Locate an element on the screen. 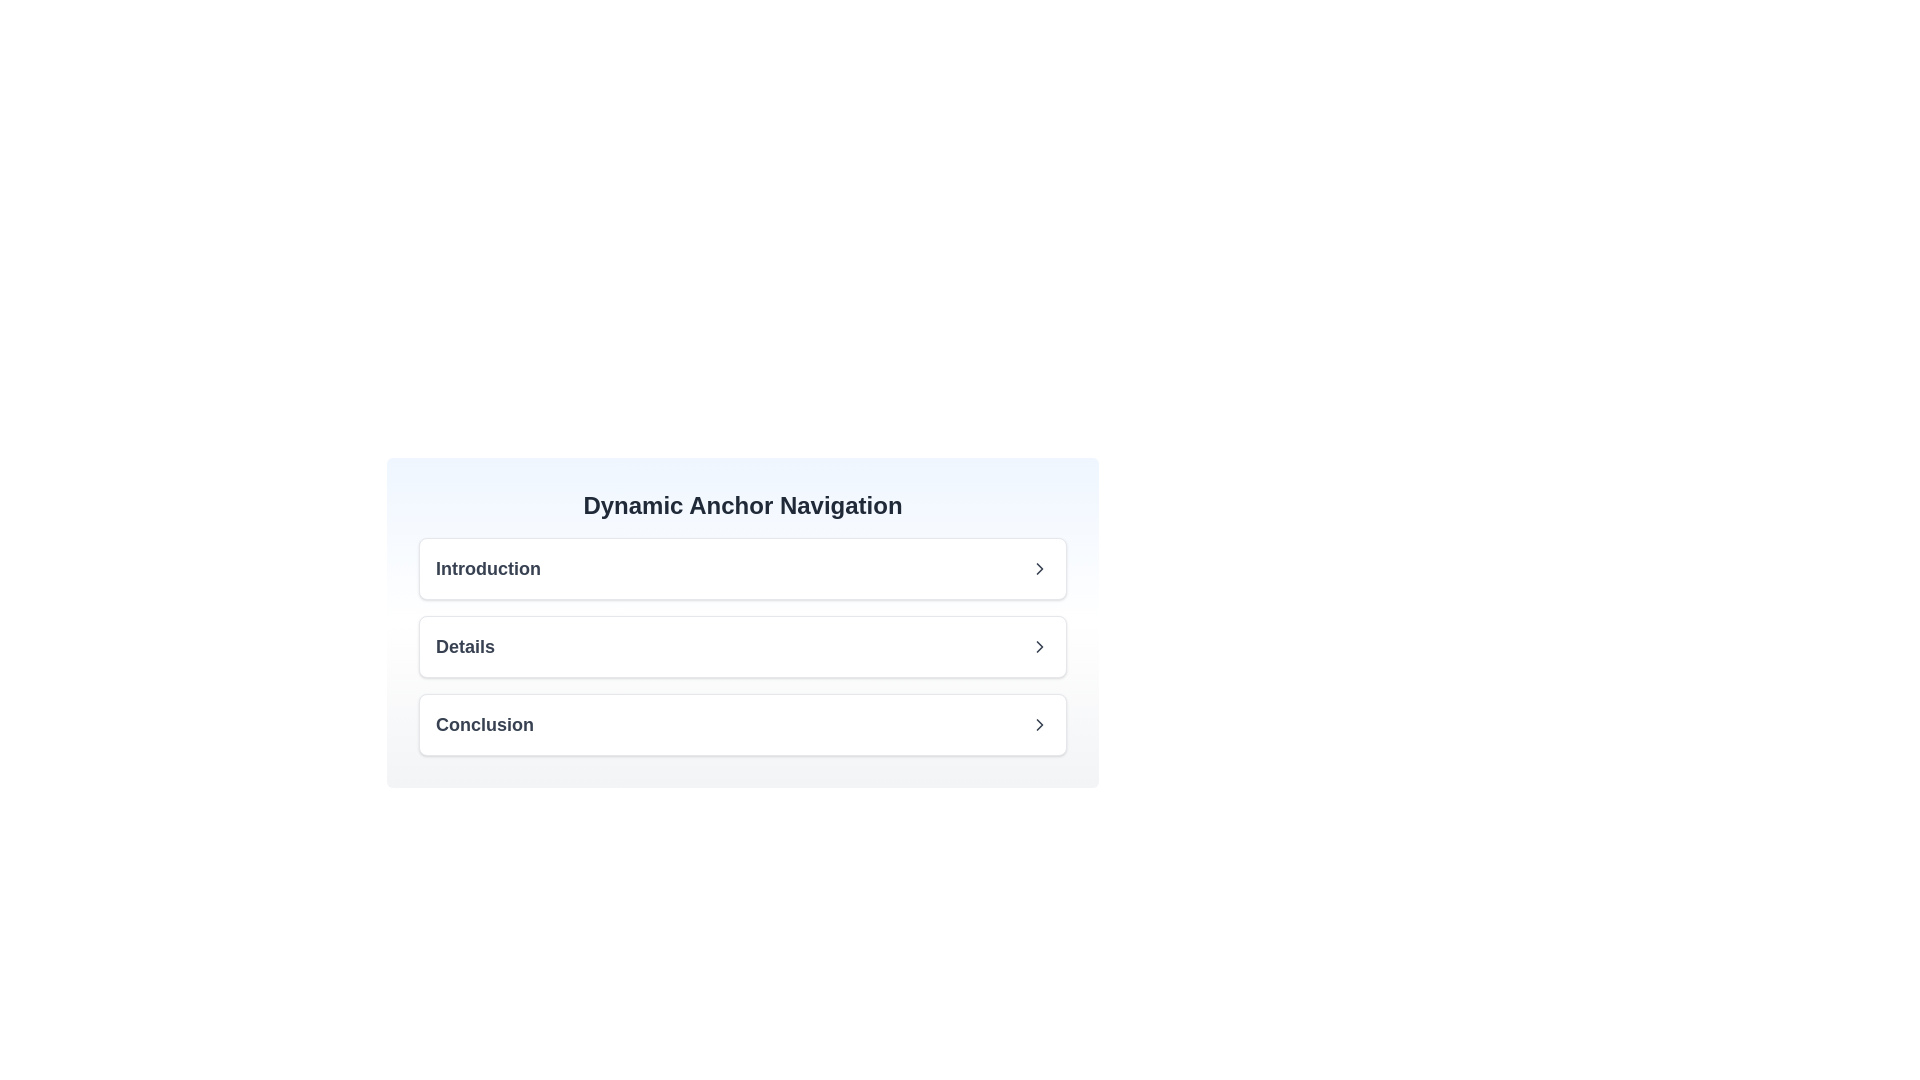  the 'Details' text label in the vertical navigation panel, which is positioned between 'Introduction' and 'Conclusion' is located at coordinates (464, 647).